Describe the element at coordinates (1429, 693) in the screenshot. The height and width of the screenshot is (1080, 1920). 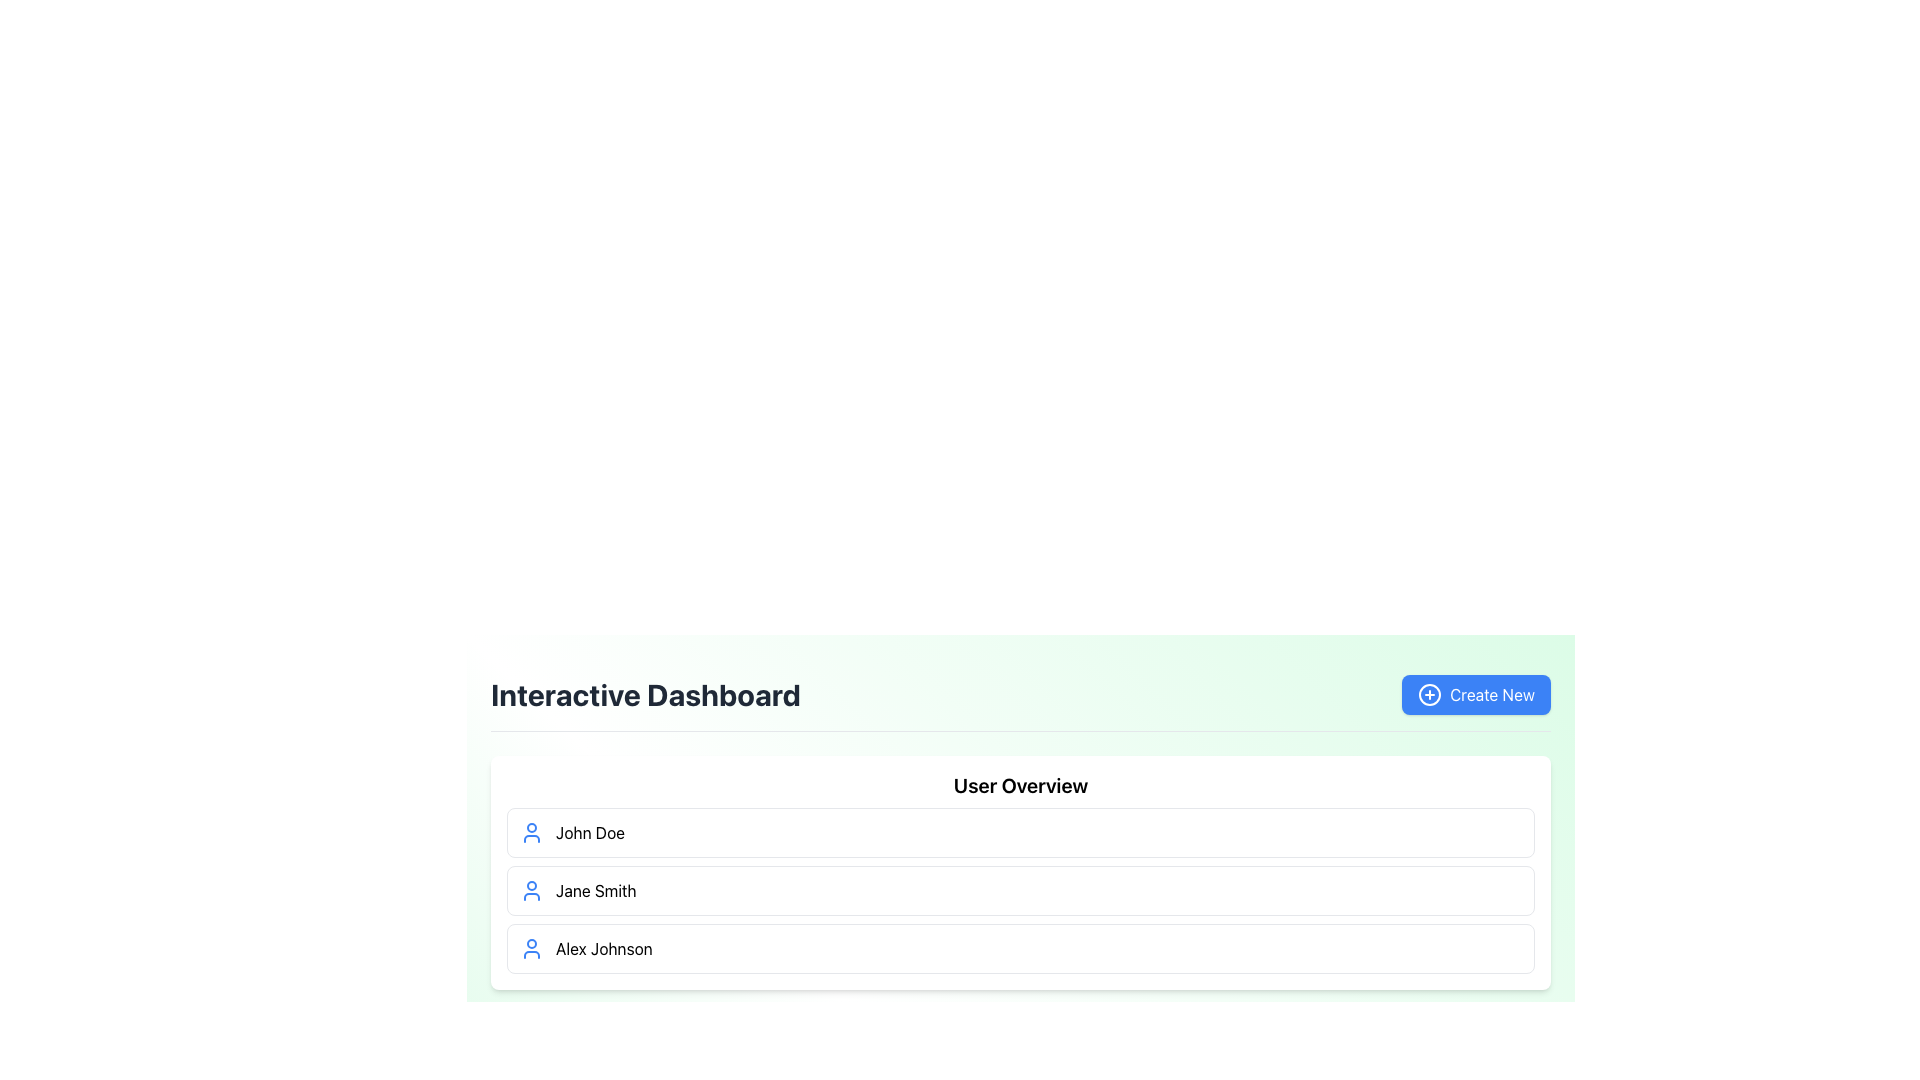
I see `the circular decoration within the 'Create New' button located in the top-right area of the interface above the 'User Overview' section` at that location.